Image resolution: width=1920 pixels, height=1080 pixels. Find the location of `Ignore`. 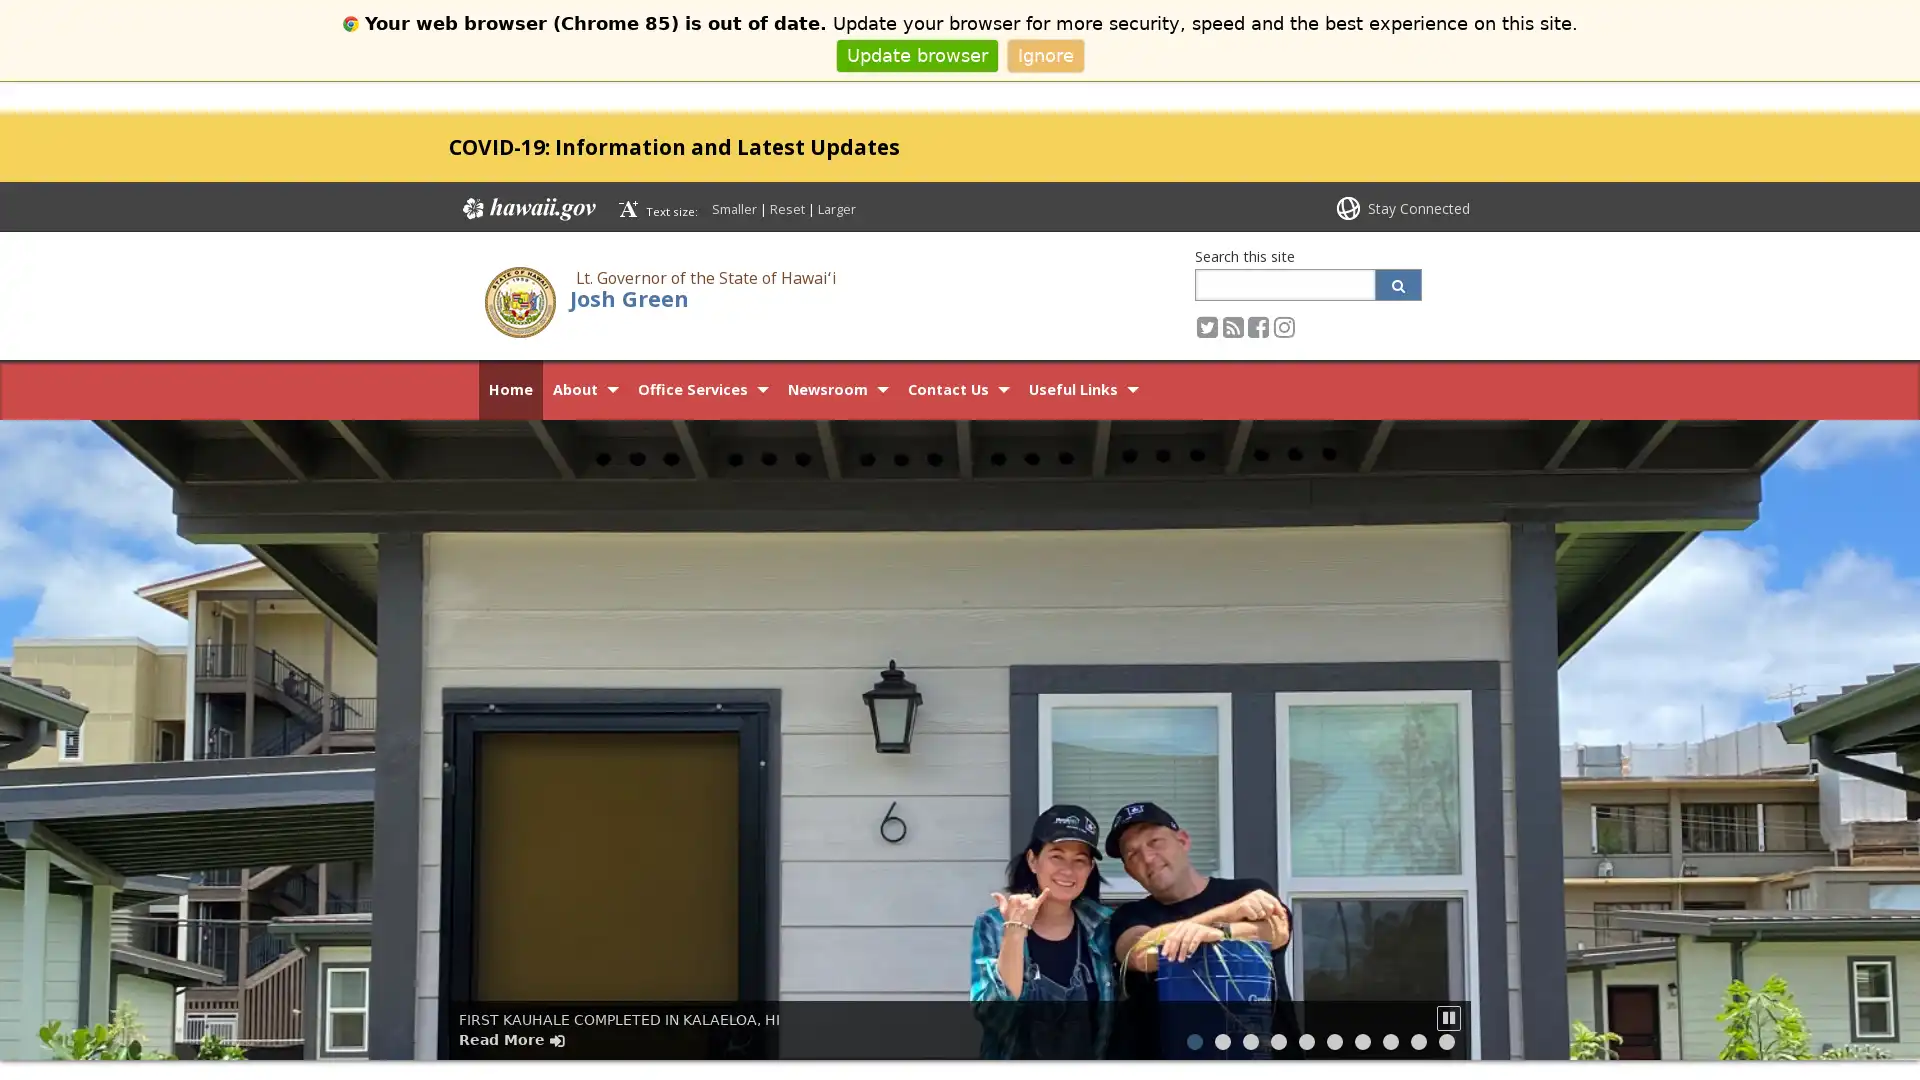

Ignore is located at coordinates (1044, 54).